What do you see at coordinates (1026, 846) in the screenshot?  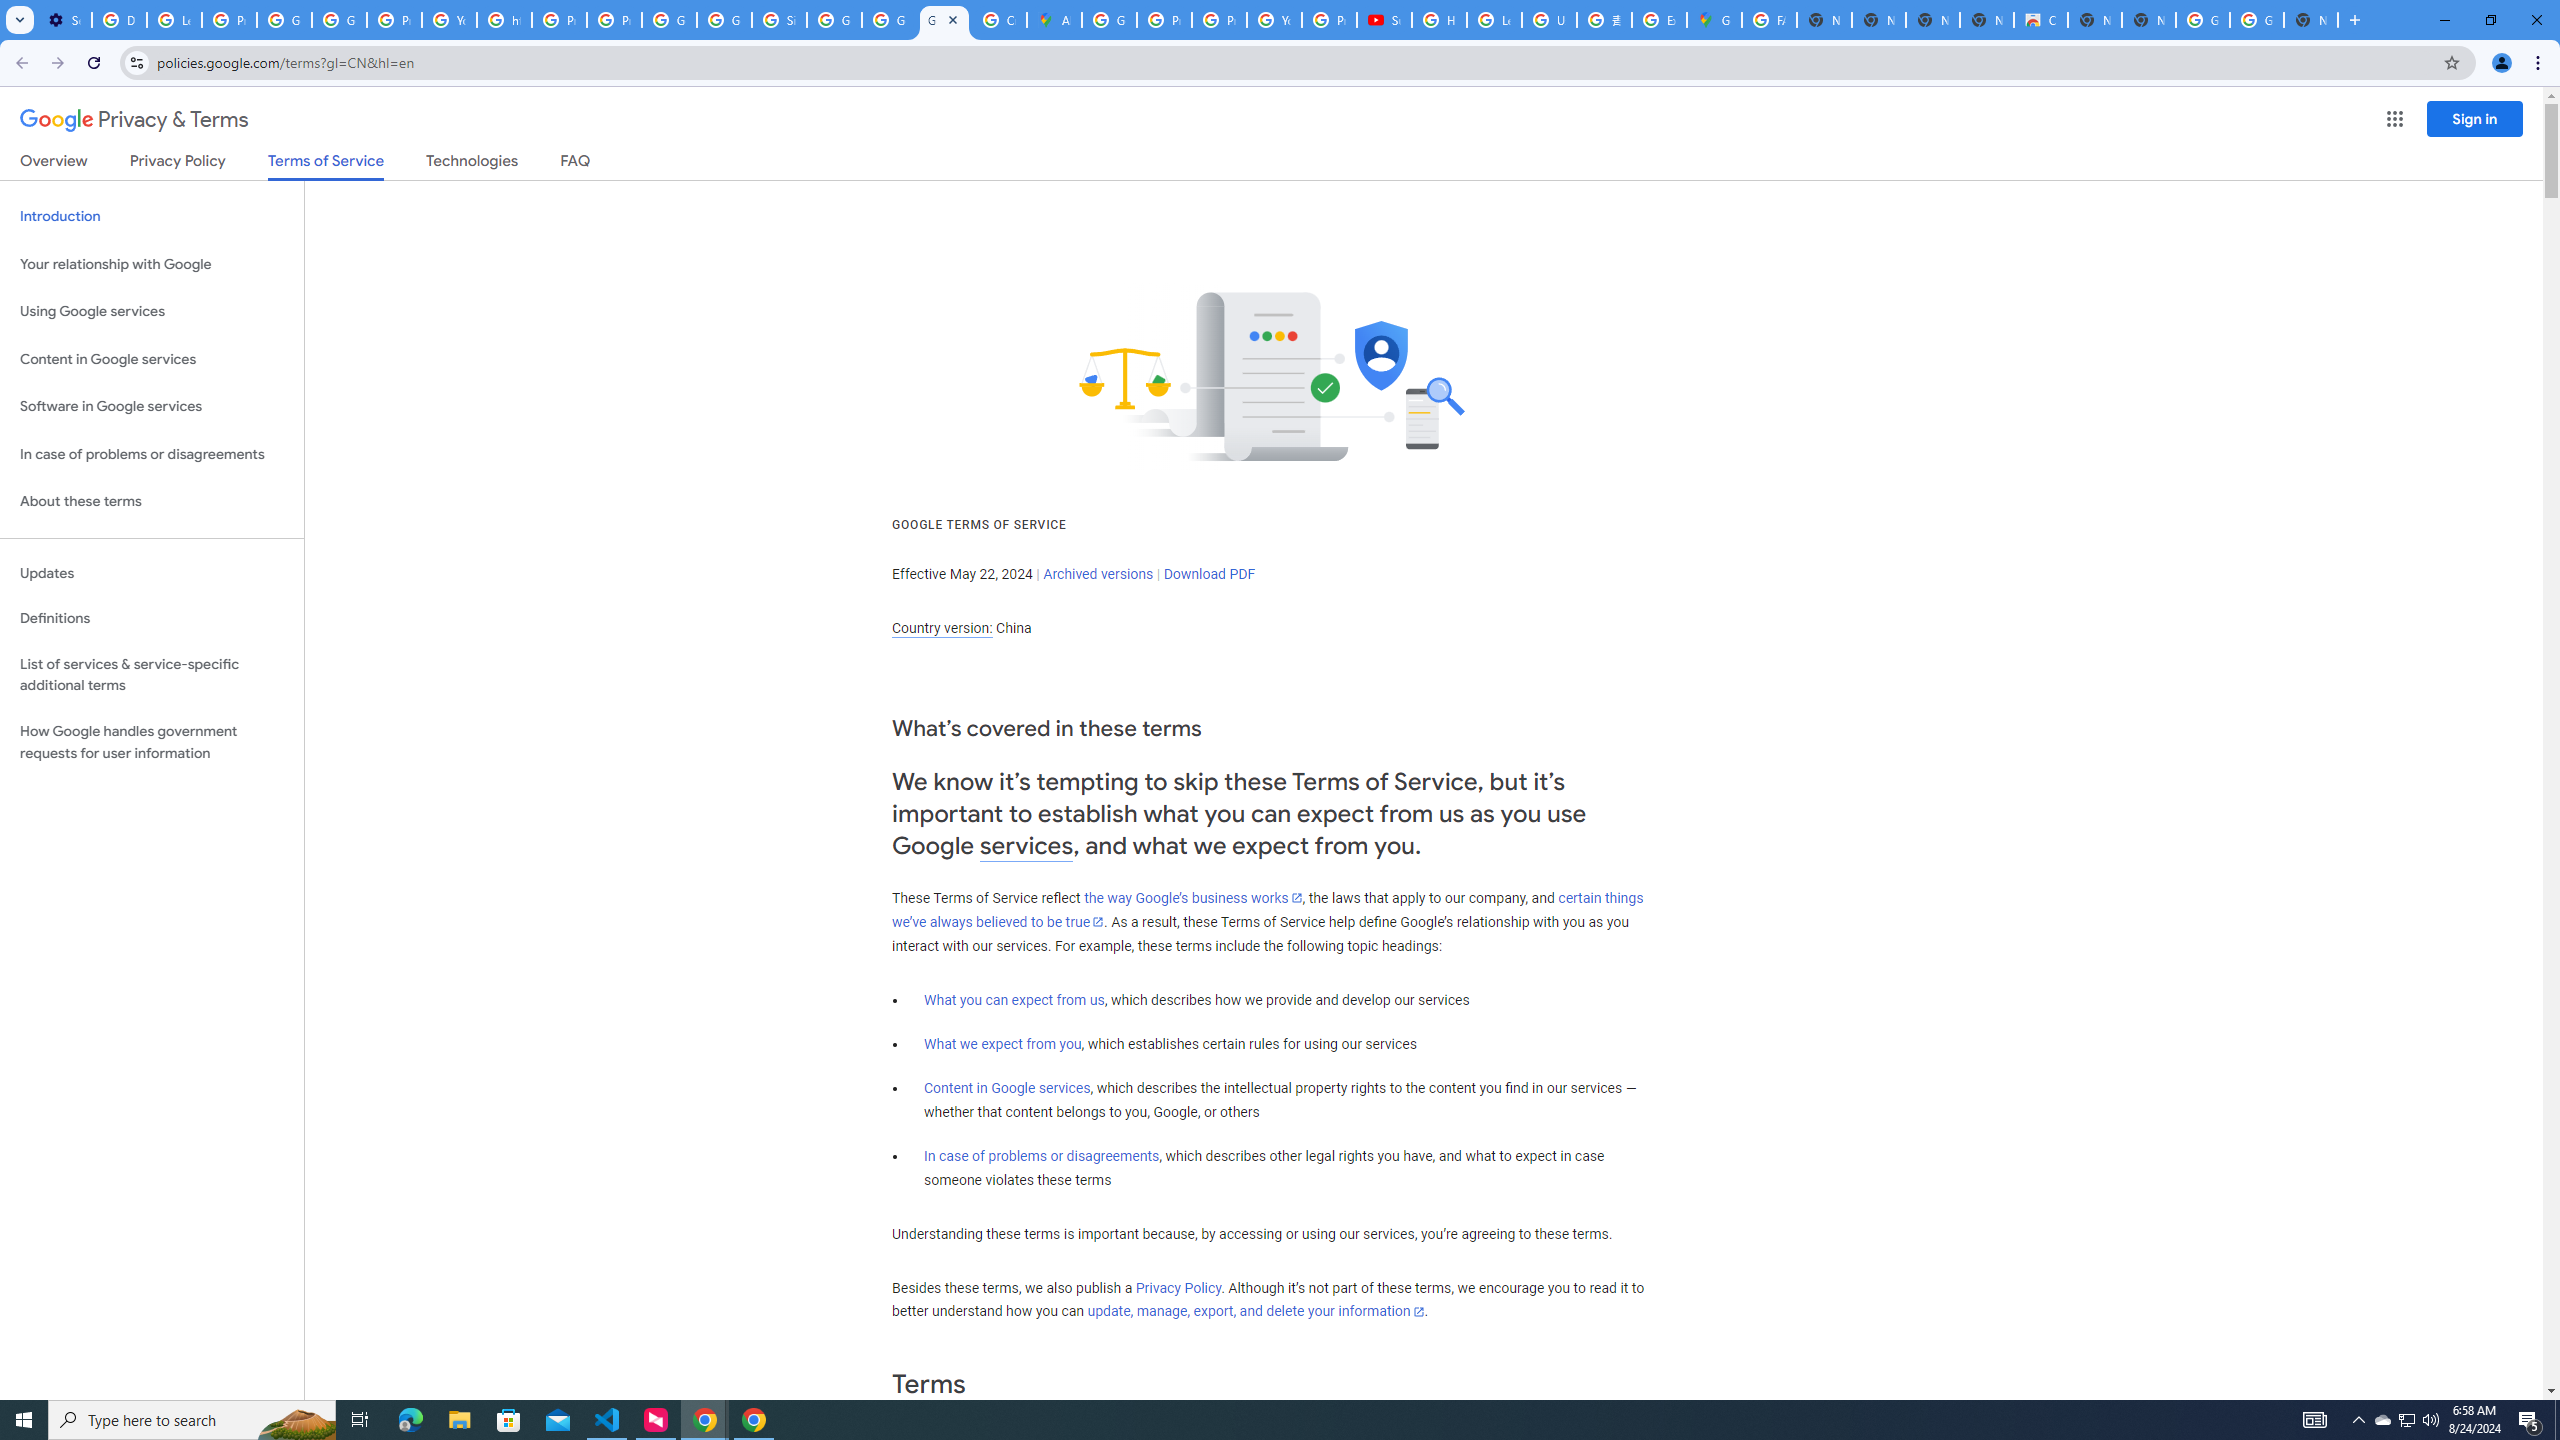 I see `'services'` at bounding box center [1026, 846].